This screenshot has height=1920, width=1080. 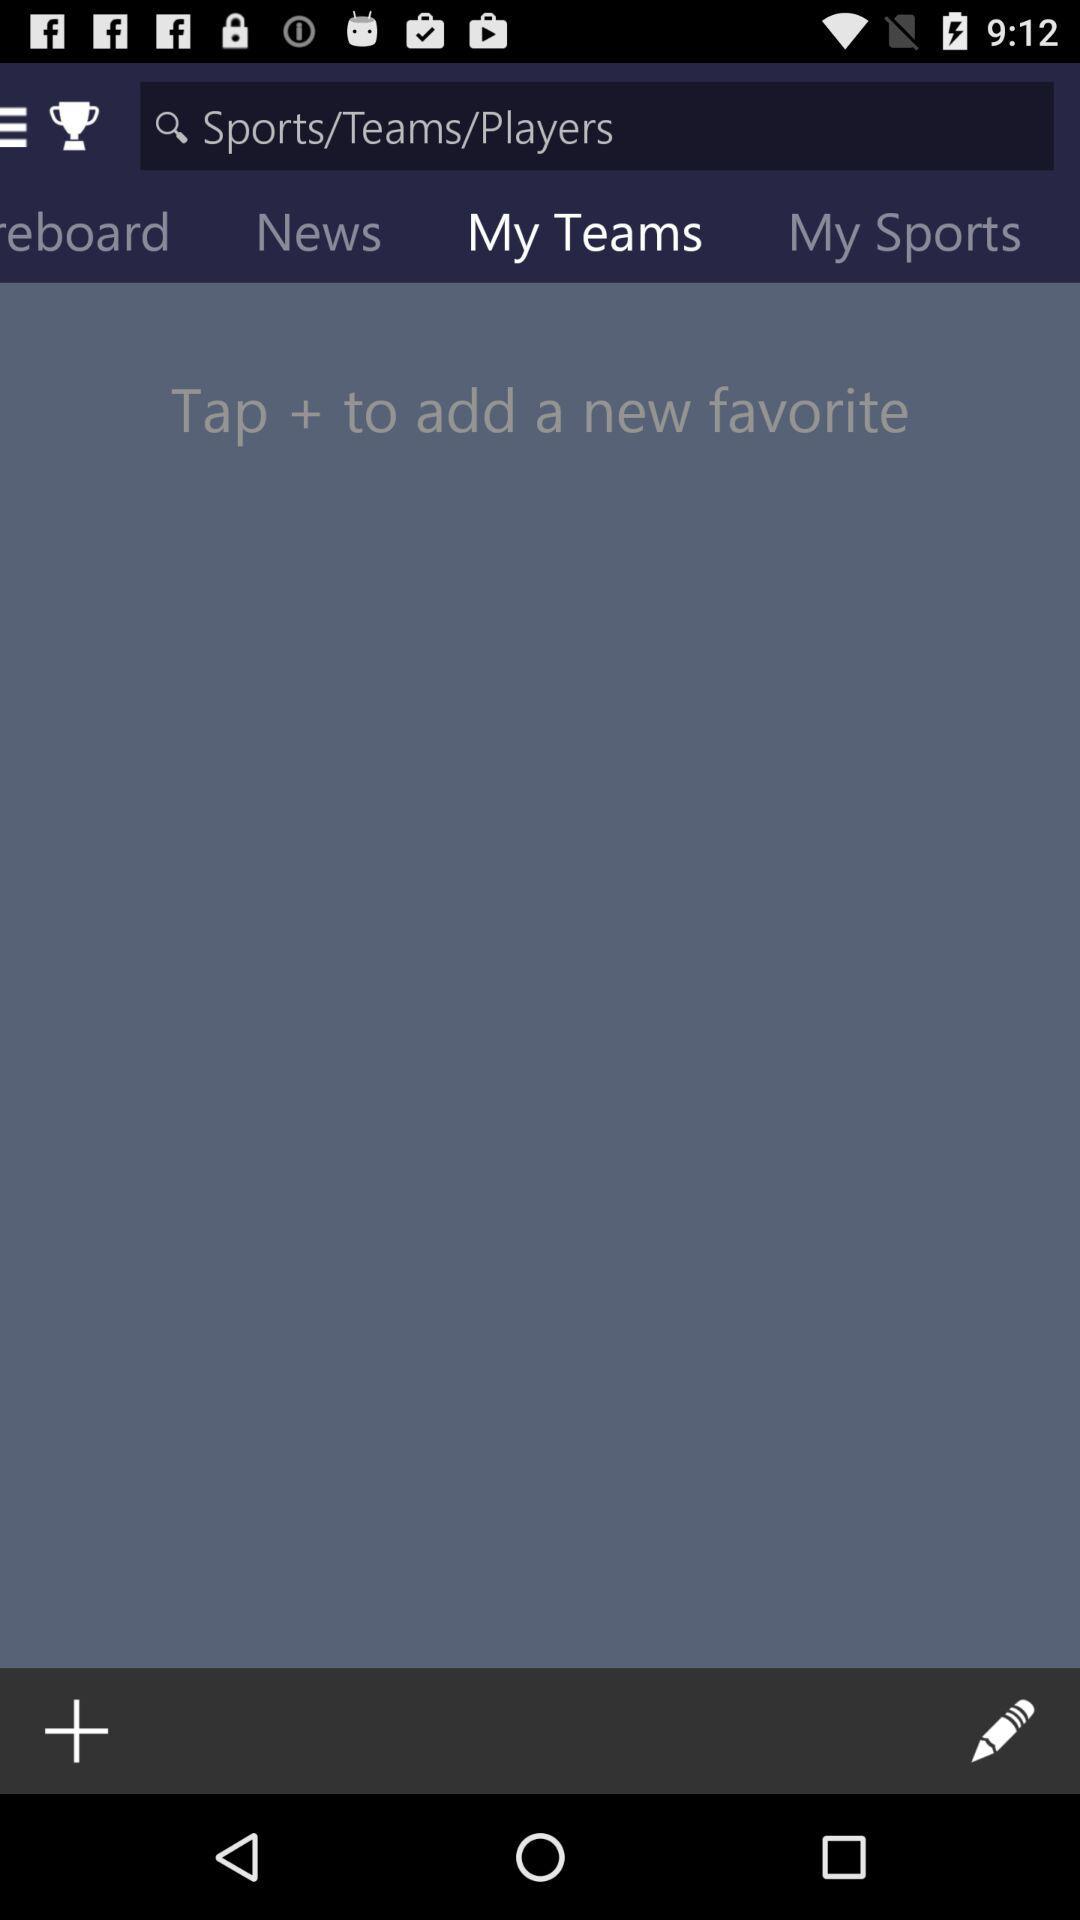 I want to click on search sports team or players, so click(x=596, y=124).